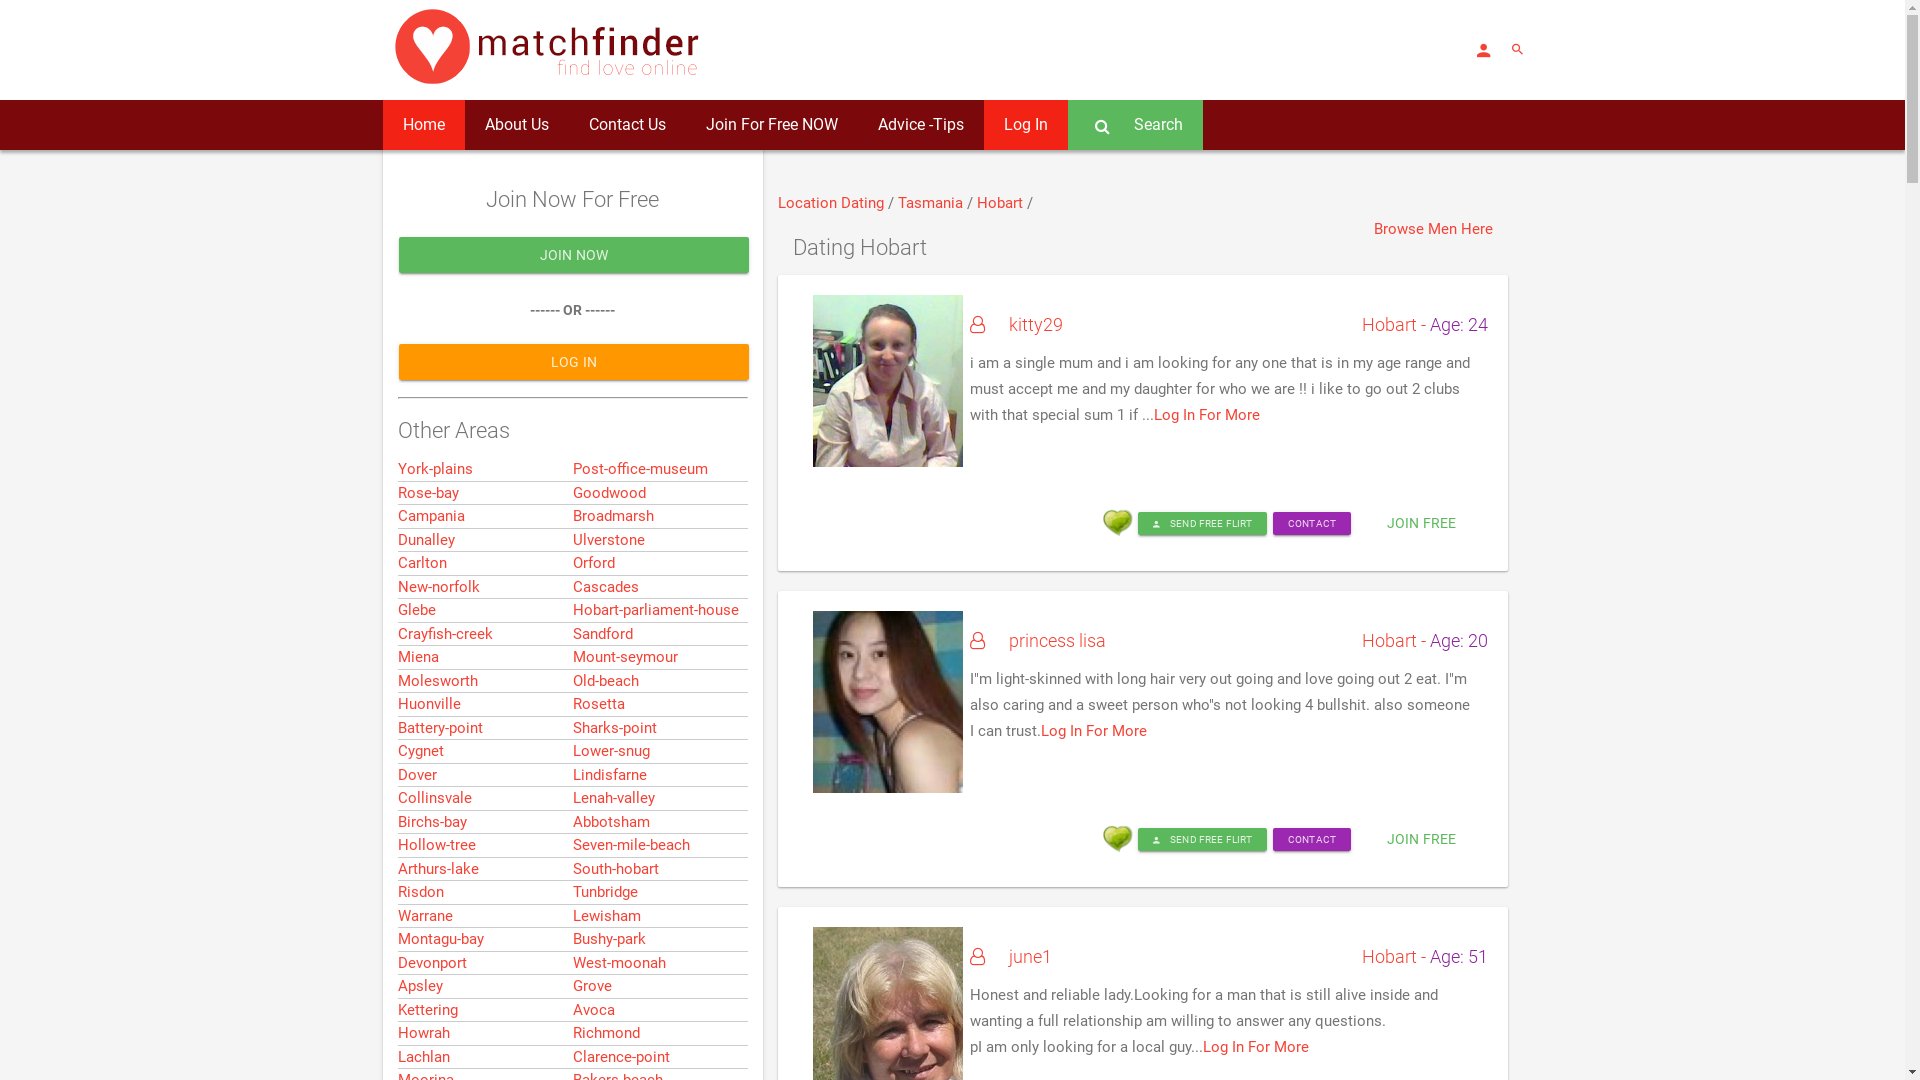 The image size is (1920, 1080). What do you see at coordinates (609, 751) in the screenshot?
I see `'Lower-snug'` at bounding box center [609, 751].